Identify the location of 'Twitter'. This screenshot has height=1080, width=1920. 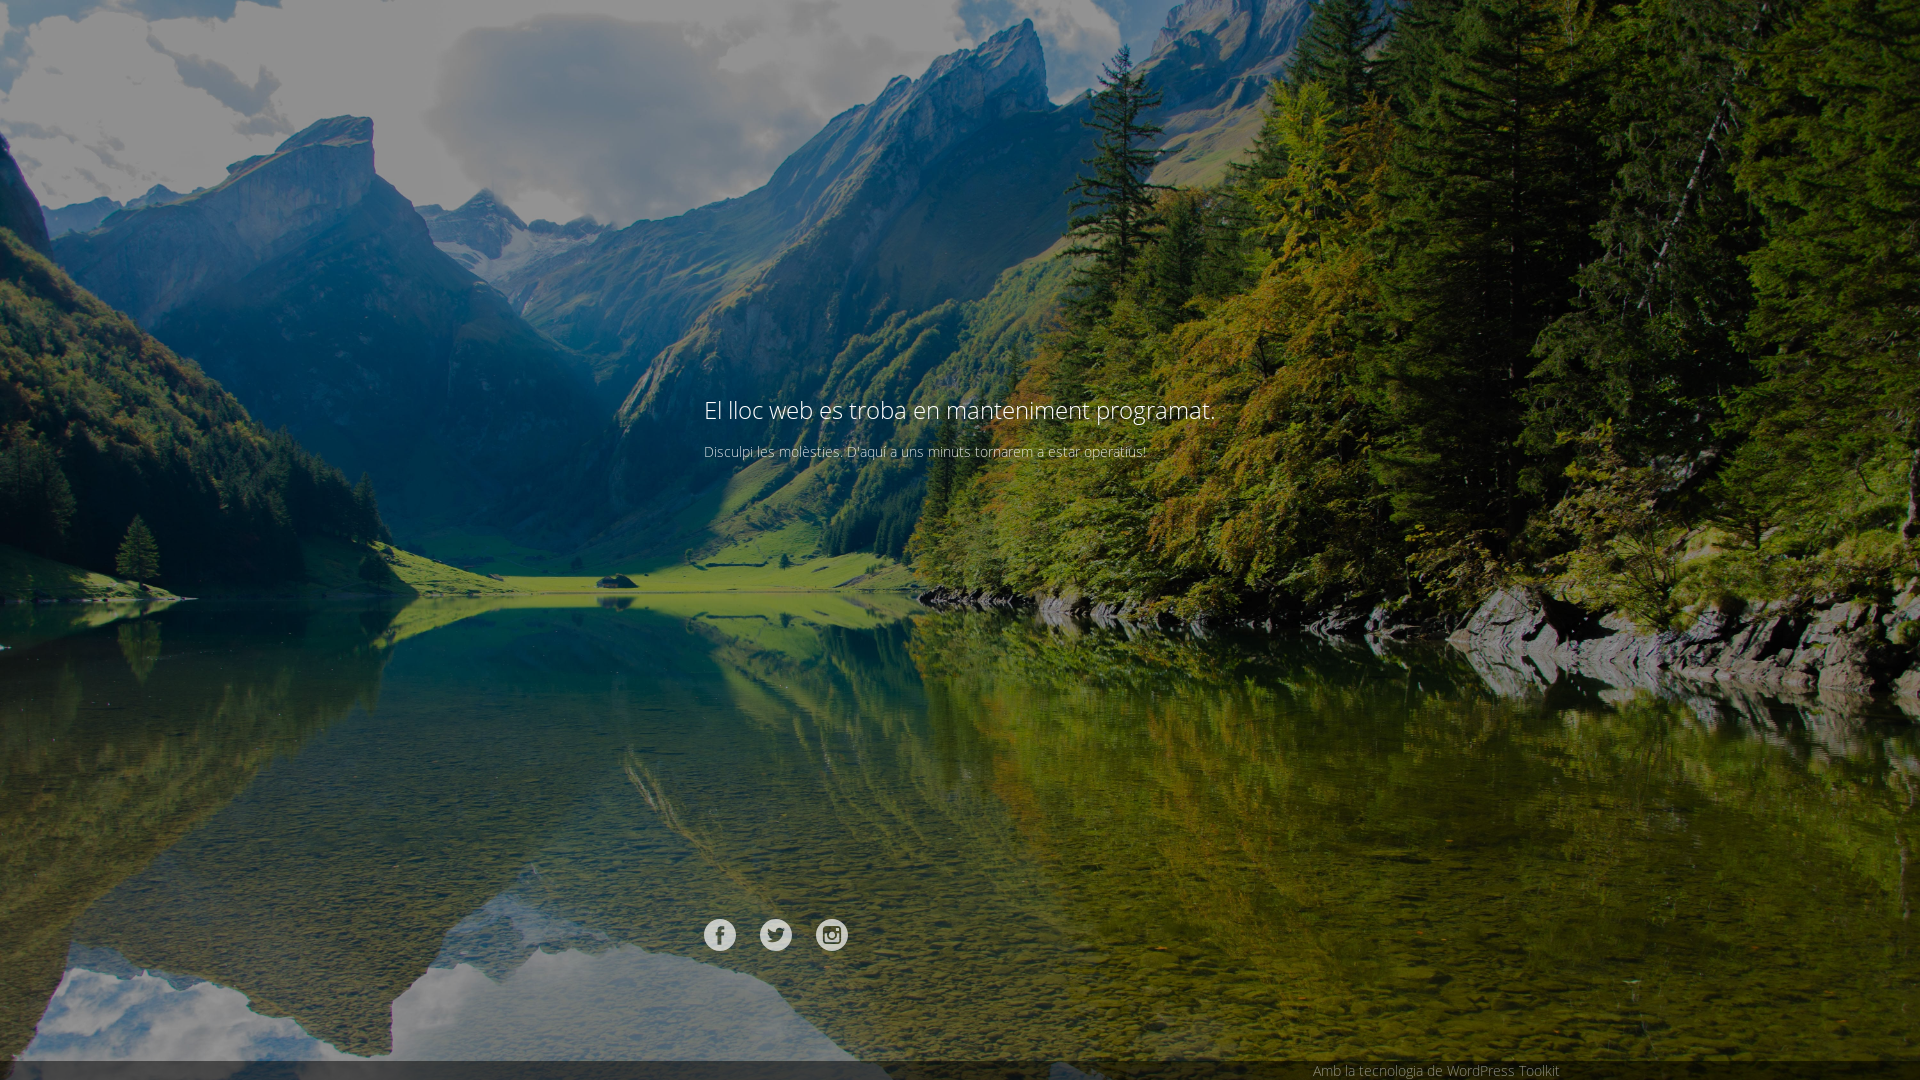
(775, 934).